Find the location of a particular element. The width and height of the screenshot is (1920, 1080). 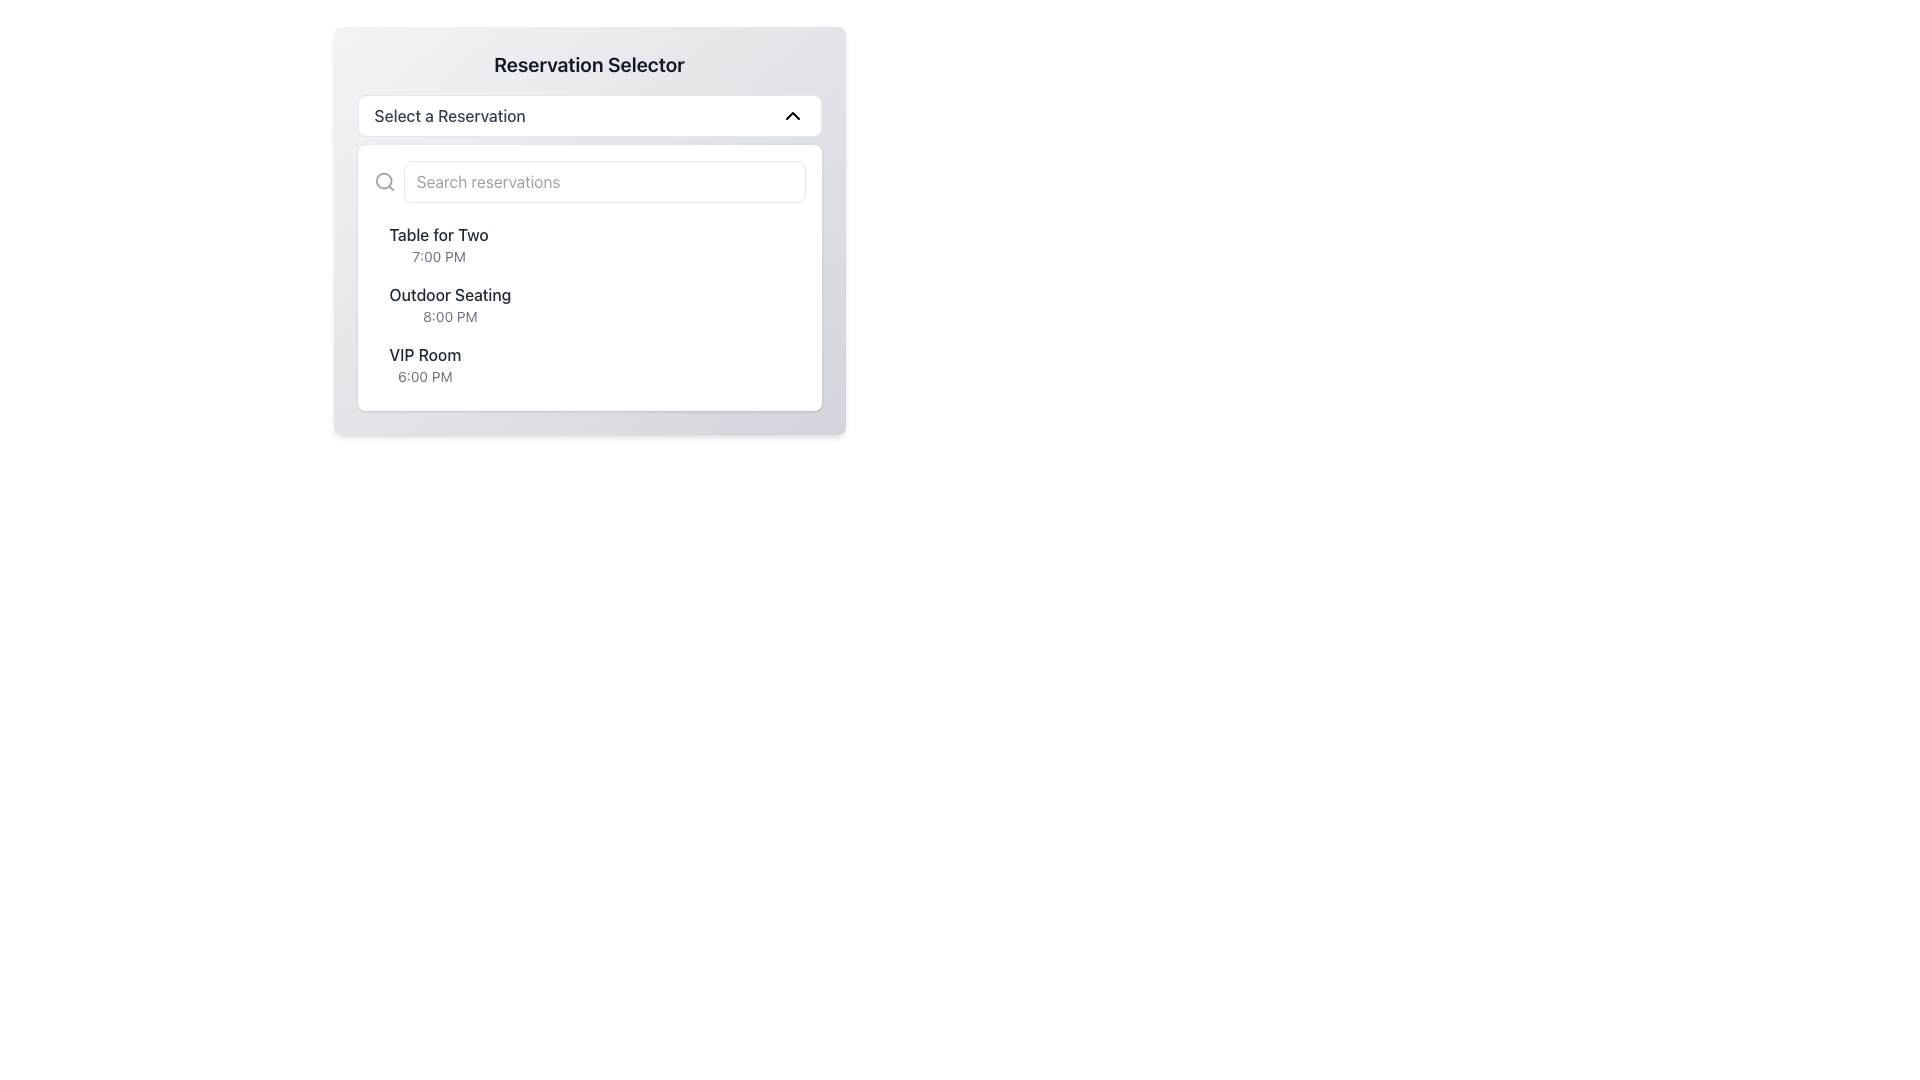

text of the title label representing the seating arrangement type, located in the reservation options list, positioned above 'VIP Room' and below 'Table for Two' is located at coordinates (449, 294).